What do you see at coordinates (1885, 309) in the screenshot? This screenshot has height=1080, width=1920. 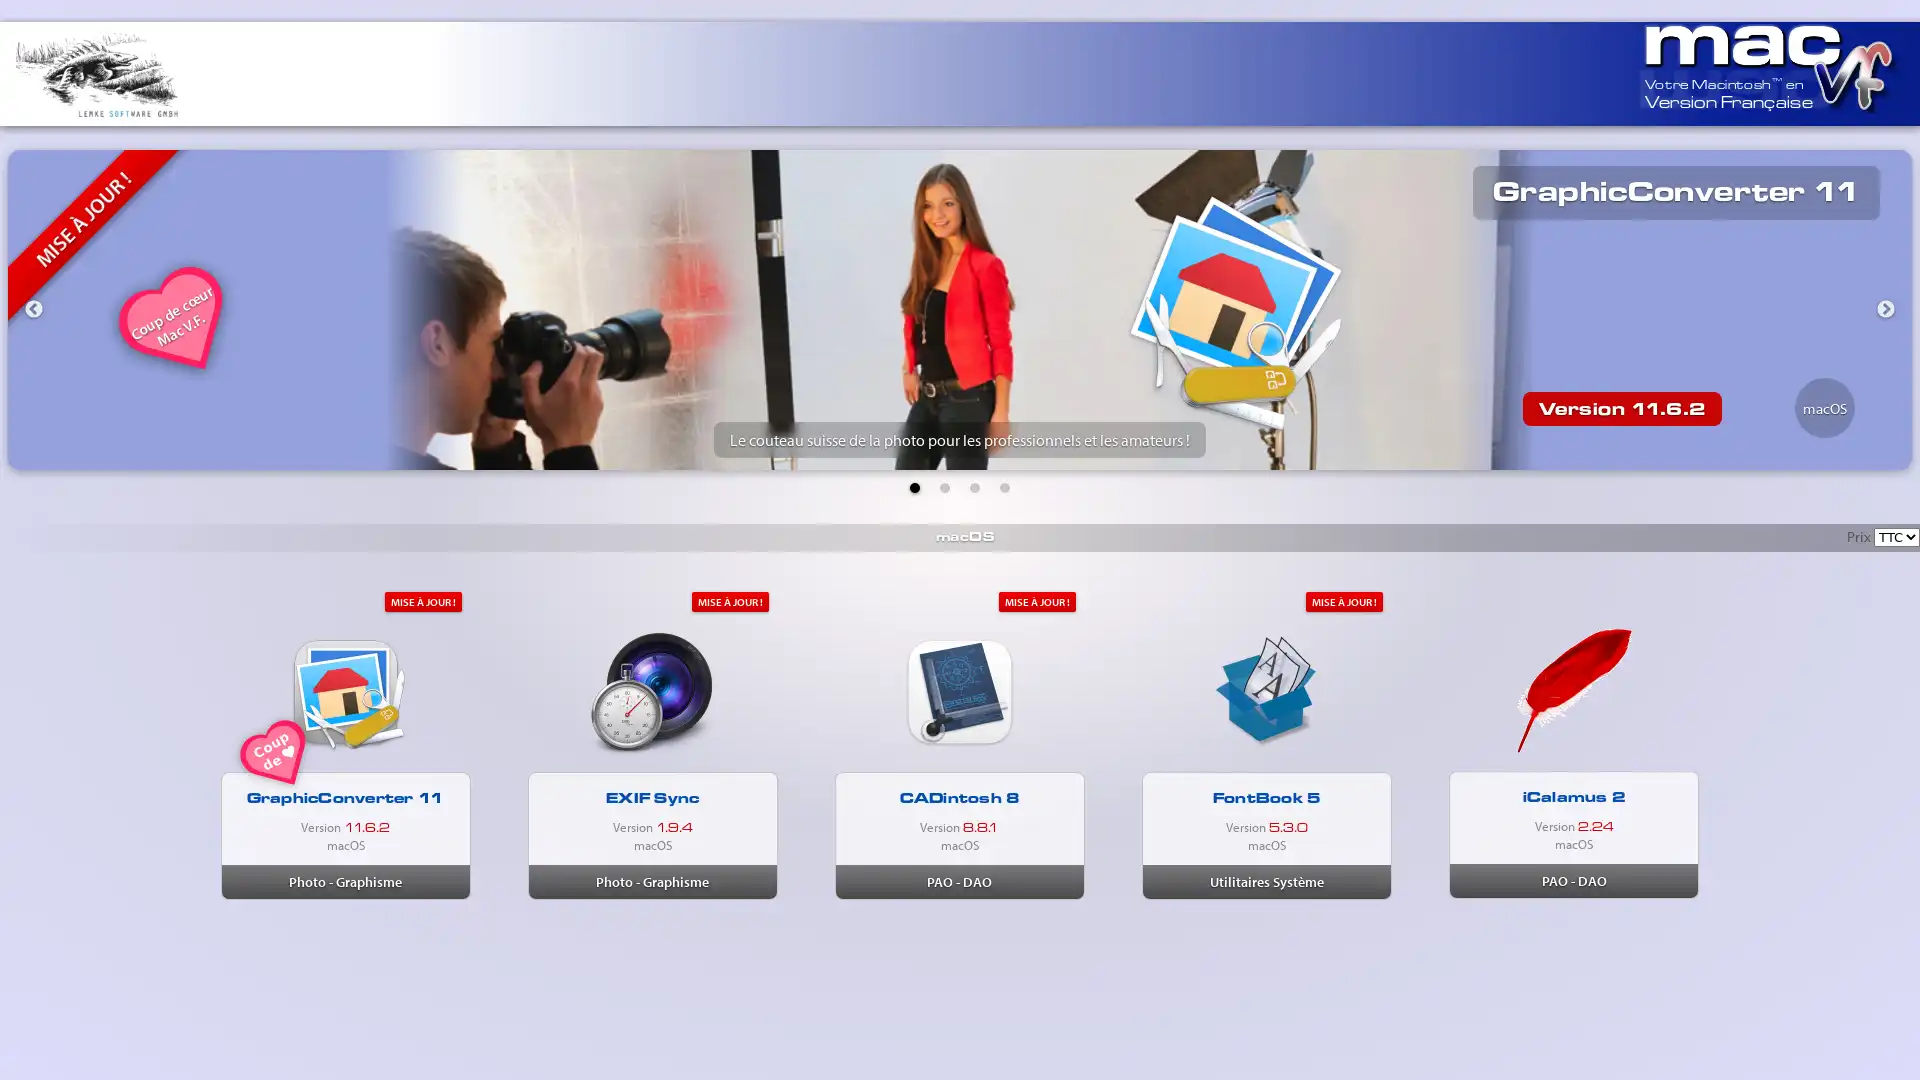 I see `Next` at bounding box center [1885, 309].